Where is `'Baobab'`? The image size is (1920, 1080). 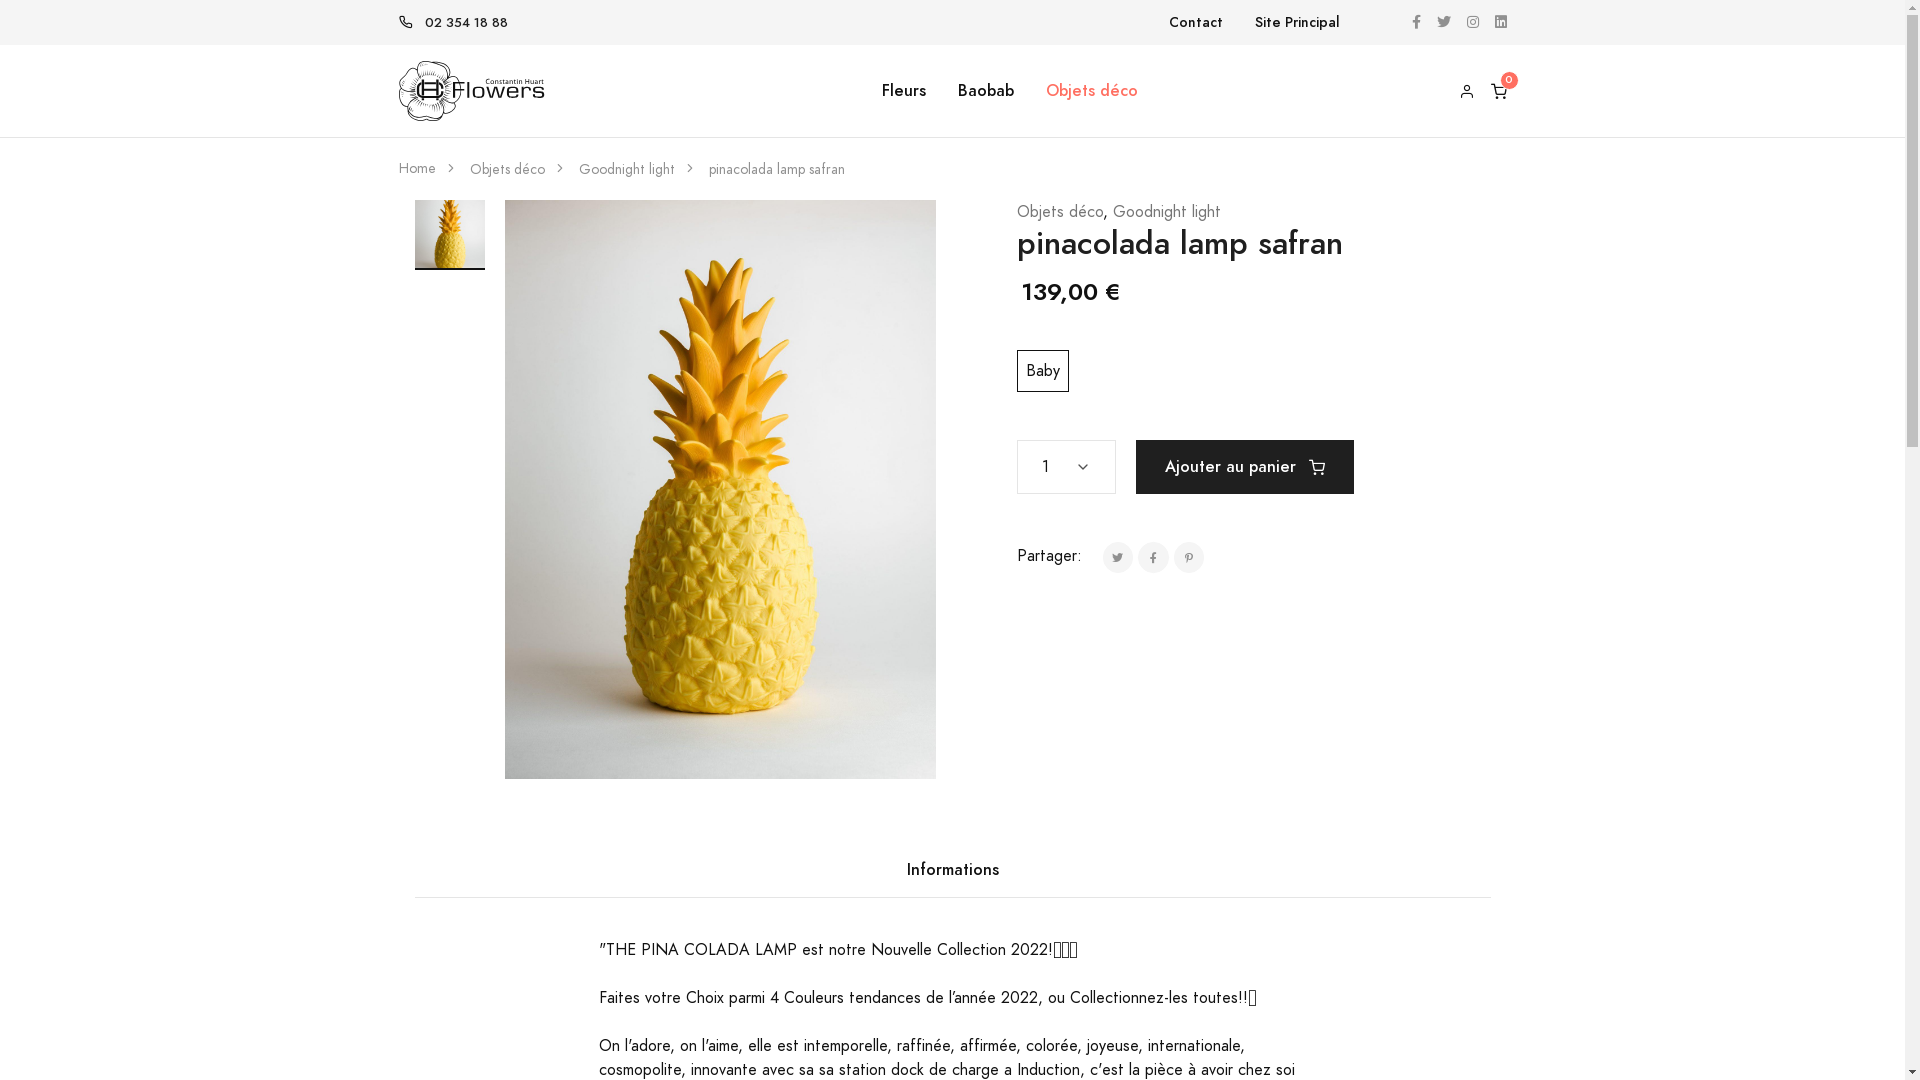 'Baobab' is located at coordinates (985, 91).